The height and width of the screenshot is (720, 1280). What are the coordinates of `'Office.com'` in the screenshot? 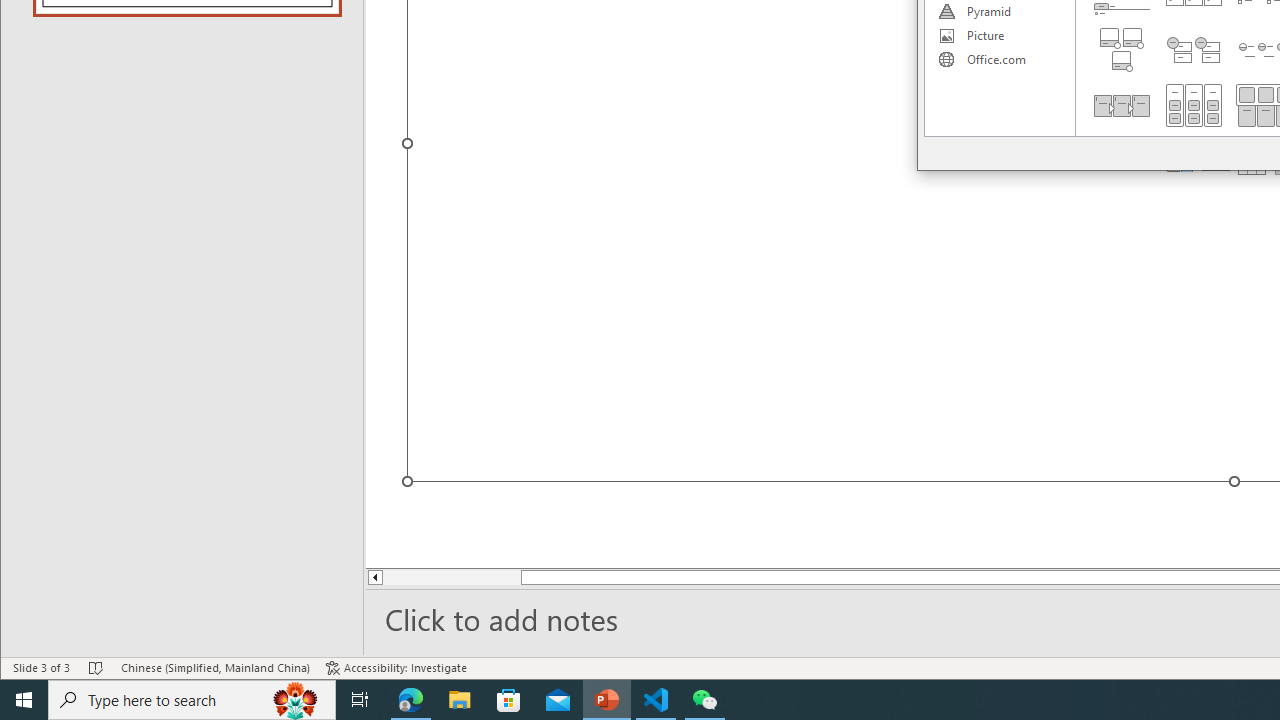 It's located at (999, 59).